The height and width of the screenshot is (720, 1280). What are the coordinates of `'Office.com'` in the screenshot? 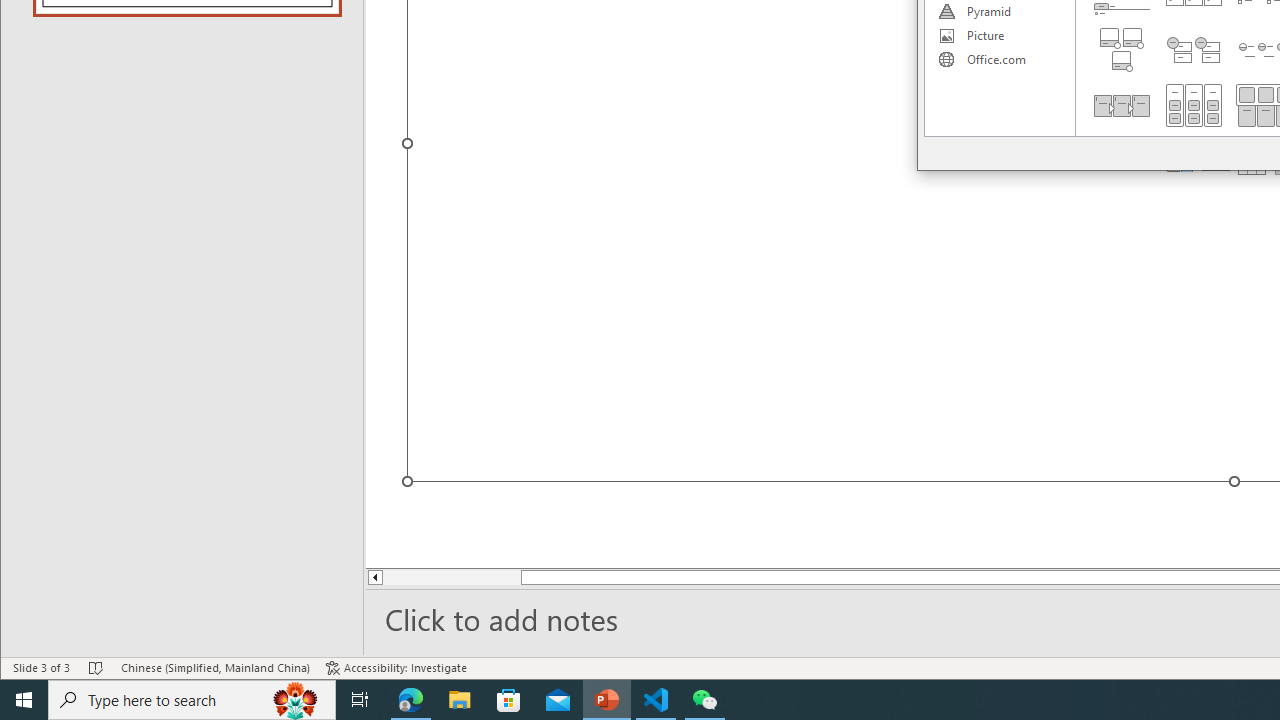 It's located at (999, 59).